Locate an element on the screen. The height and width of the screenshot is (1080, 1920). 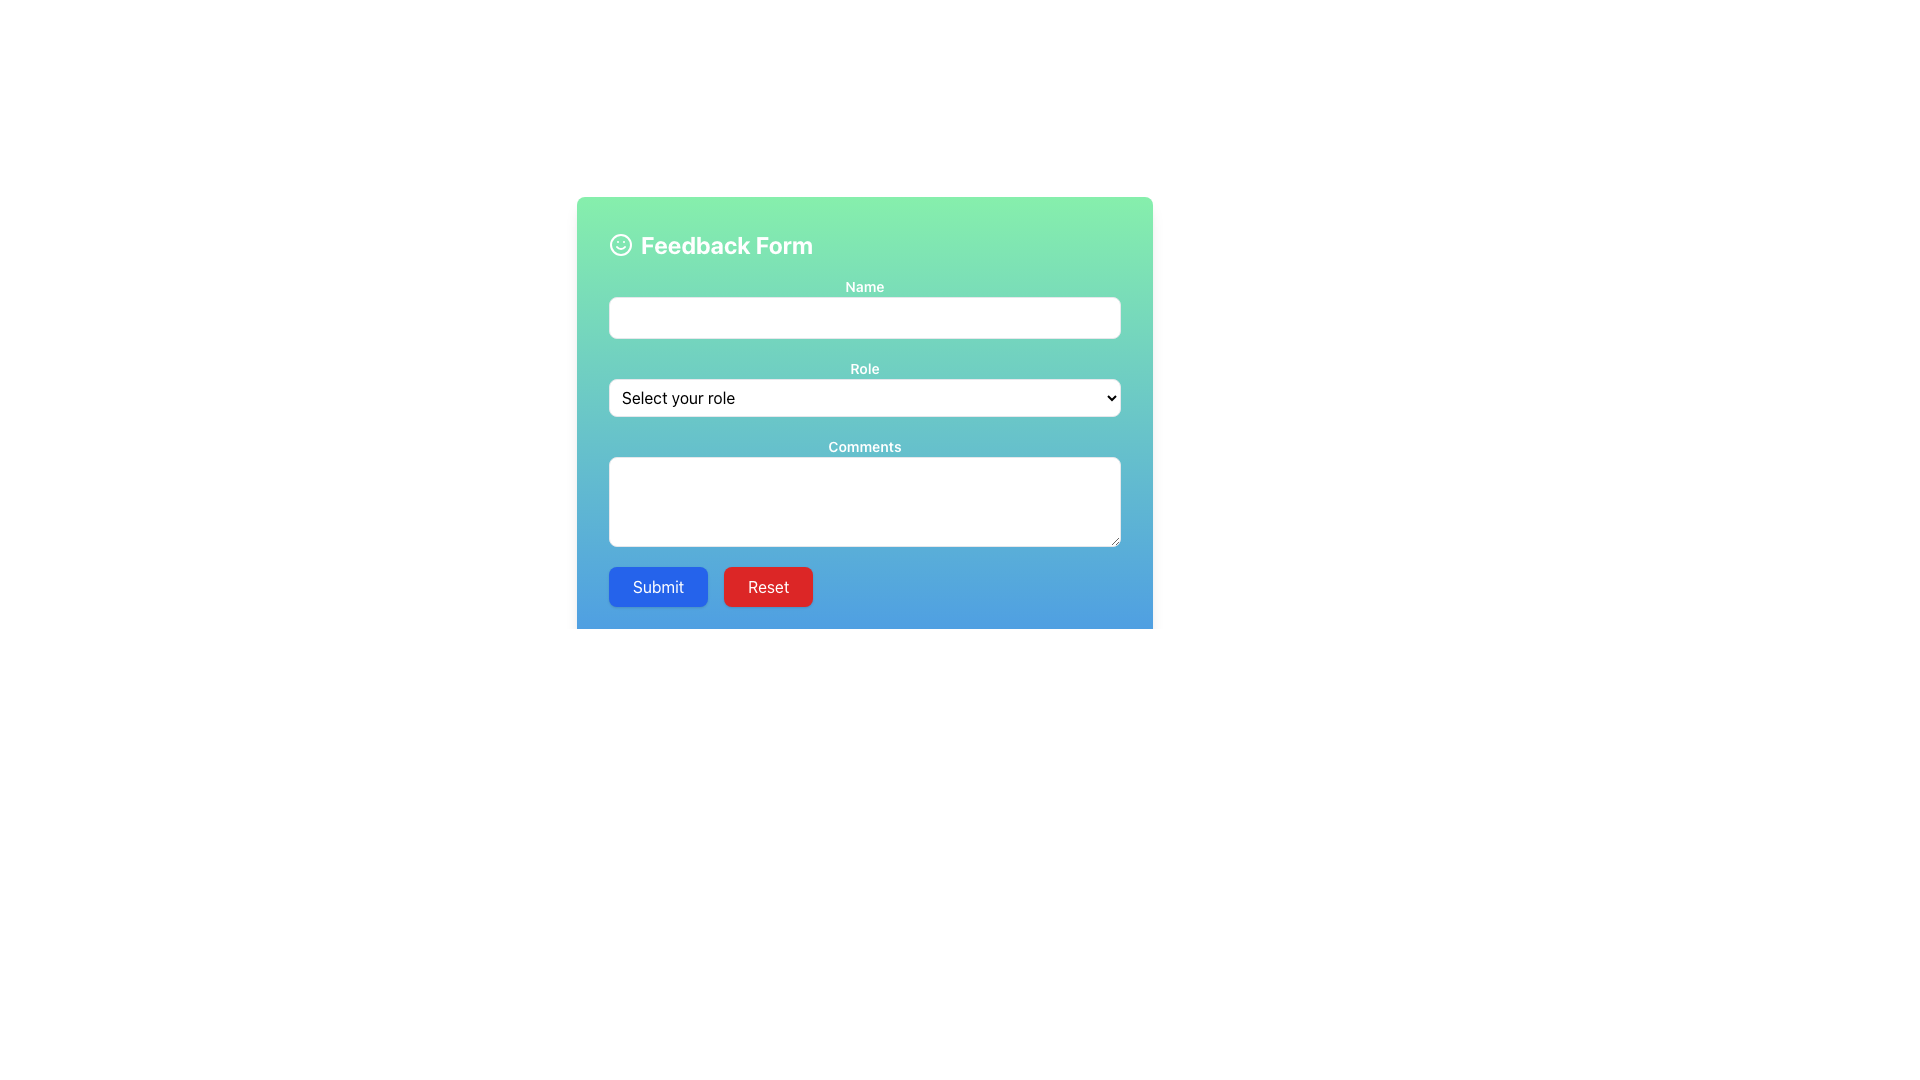
the red 'Reset' button with rounded corners located at the bottom-right of the form interface is located at coordinates (767, 585).